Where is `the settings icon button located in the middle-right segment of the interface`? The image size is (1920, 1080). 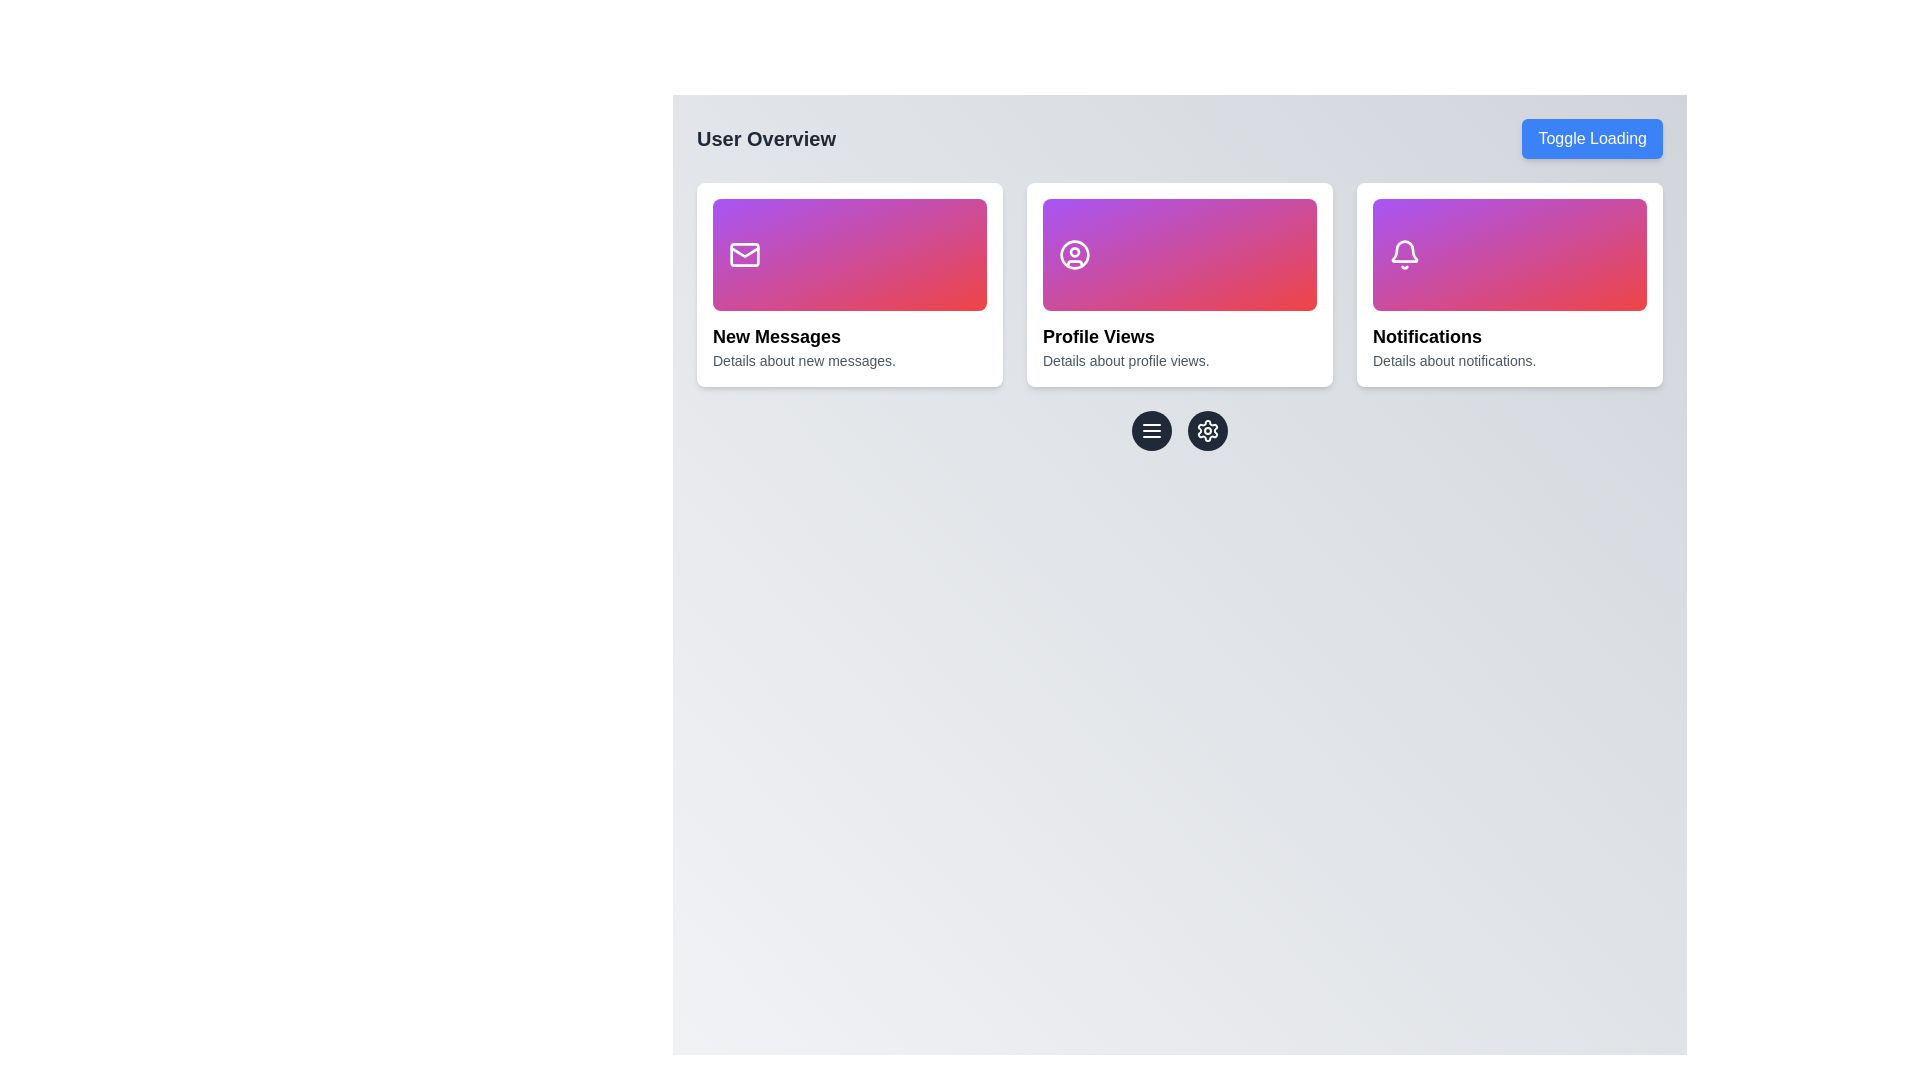 the settings icon button located in the middle-right segment of the interface is located at coordinates (1207, 430).